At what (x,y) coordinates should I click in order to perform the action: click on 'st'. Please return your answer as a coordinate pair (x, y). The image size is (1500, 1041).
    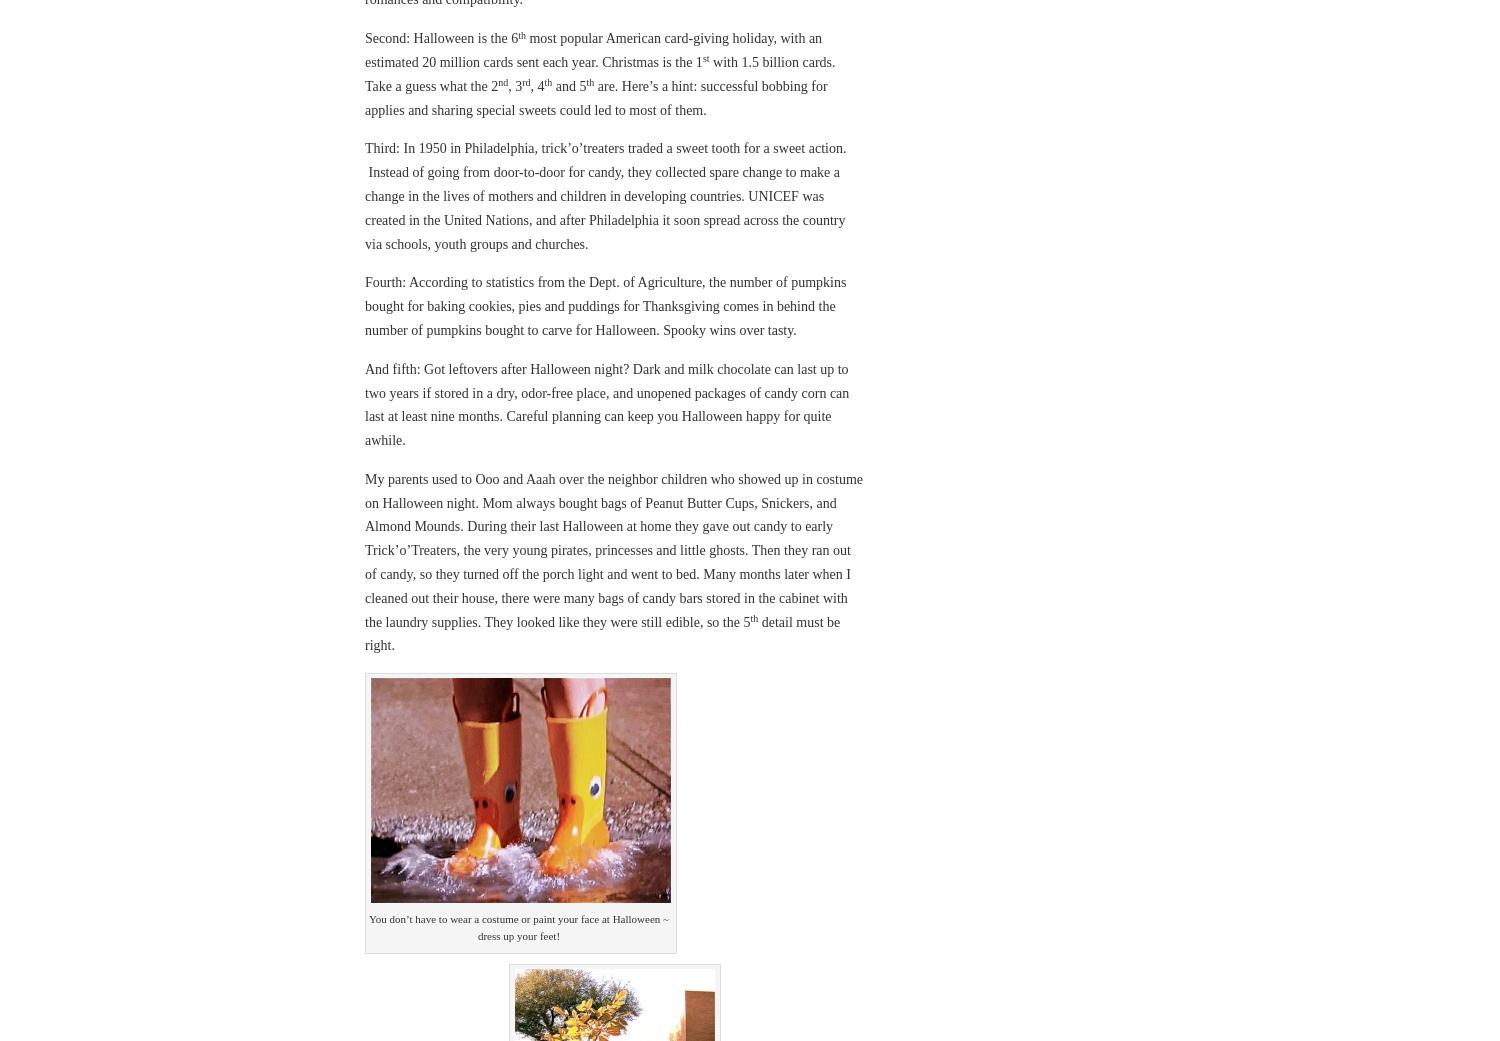
    Looking at the image, I should click on (704, 57).